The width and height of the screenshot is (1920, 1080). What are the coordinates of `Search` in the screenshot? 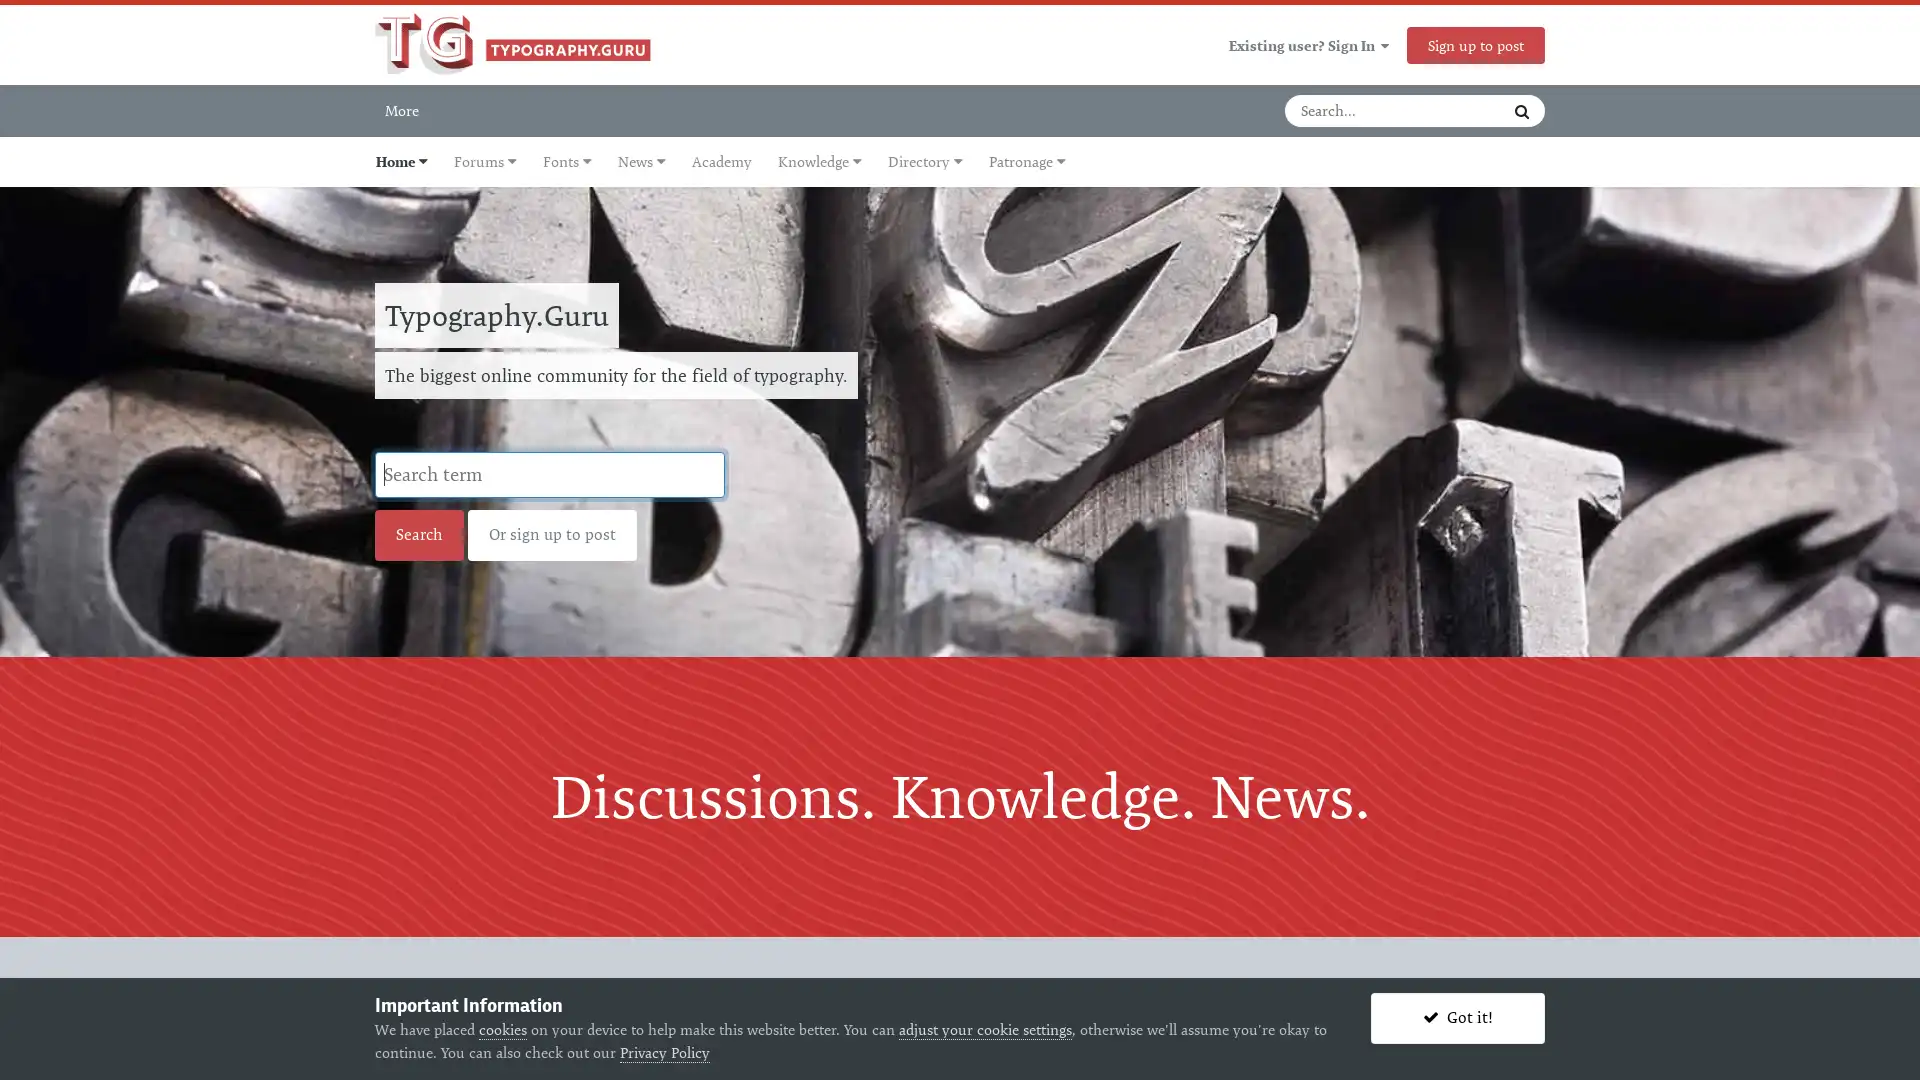 It's located at (418, 534).